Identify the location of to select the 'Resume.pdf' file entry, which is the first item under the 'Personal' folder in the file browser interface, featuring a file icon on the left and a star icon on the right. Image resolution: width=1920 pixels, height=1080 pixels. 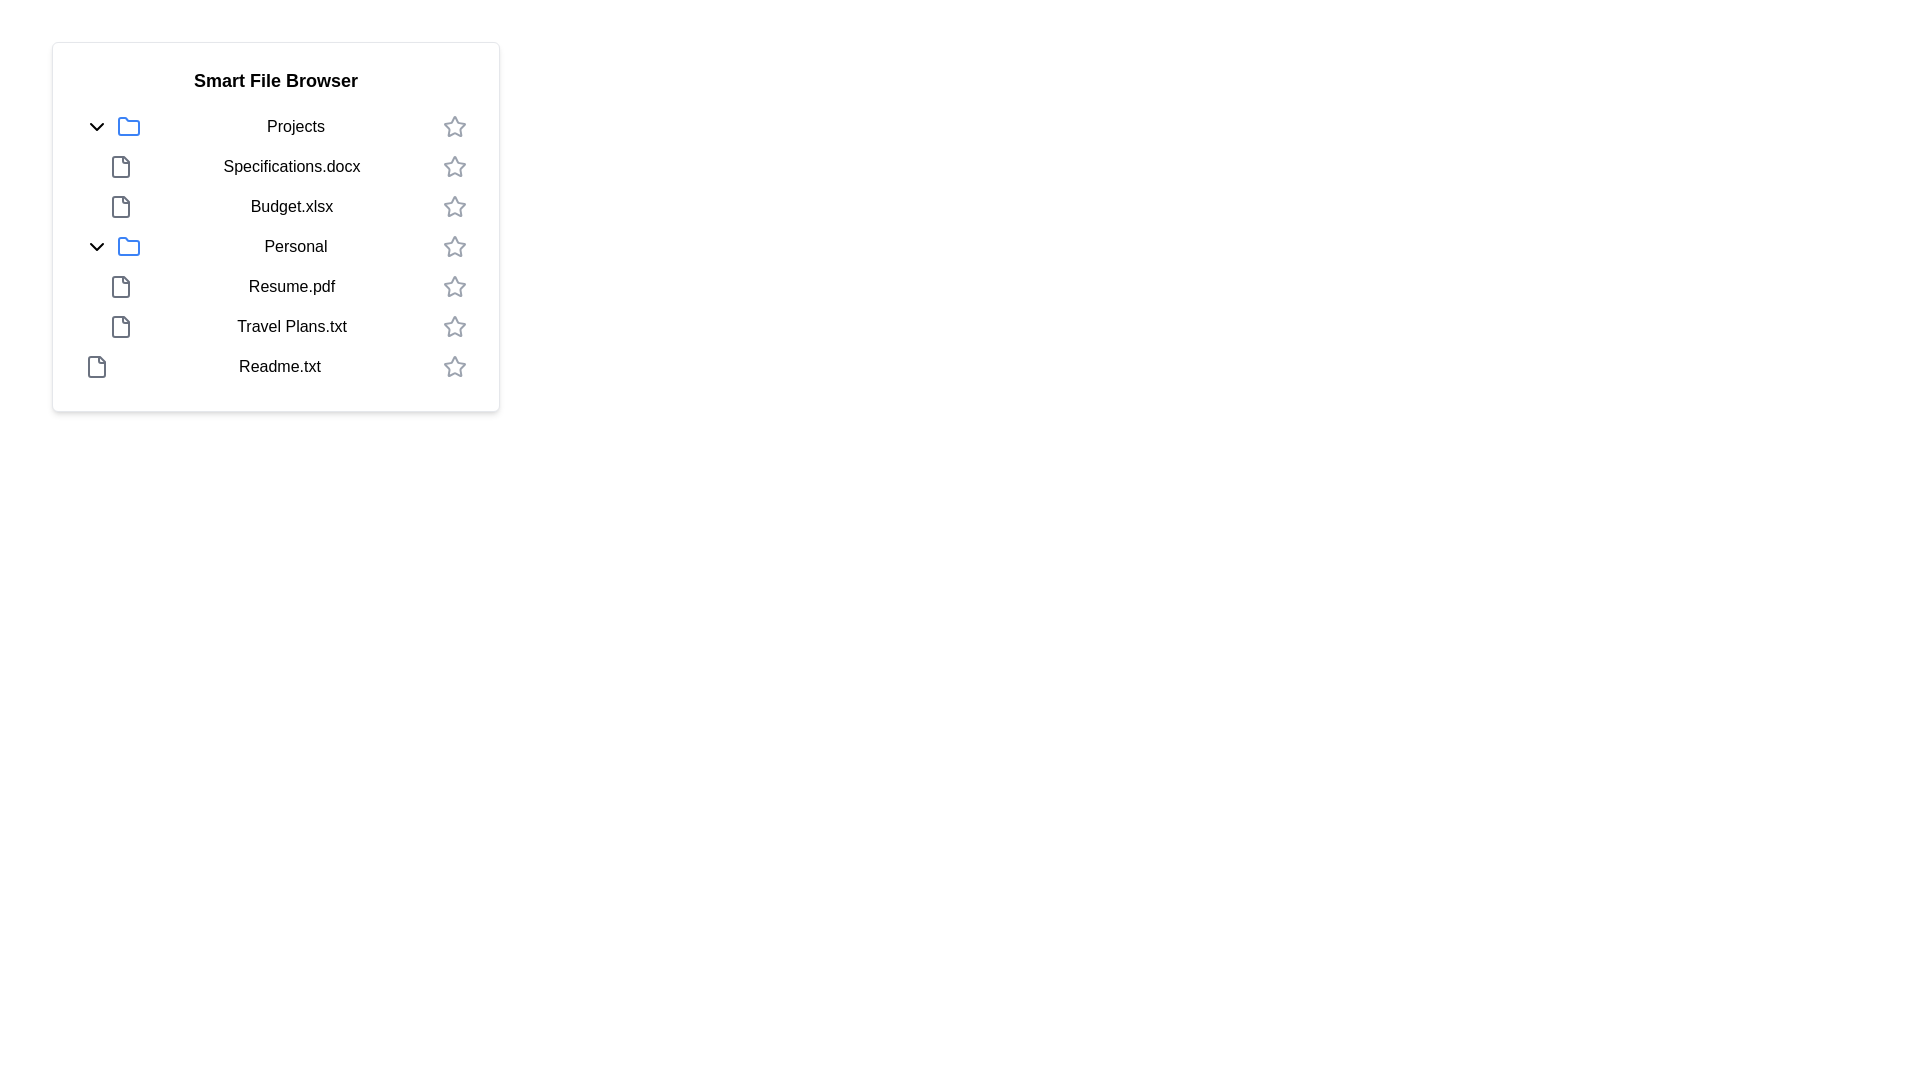
(287, 286).